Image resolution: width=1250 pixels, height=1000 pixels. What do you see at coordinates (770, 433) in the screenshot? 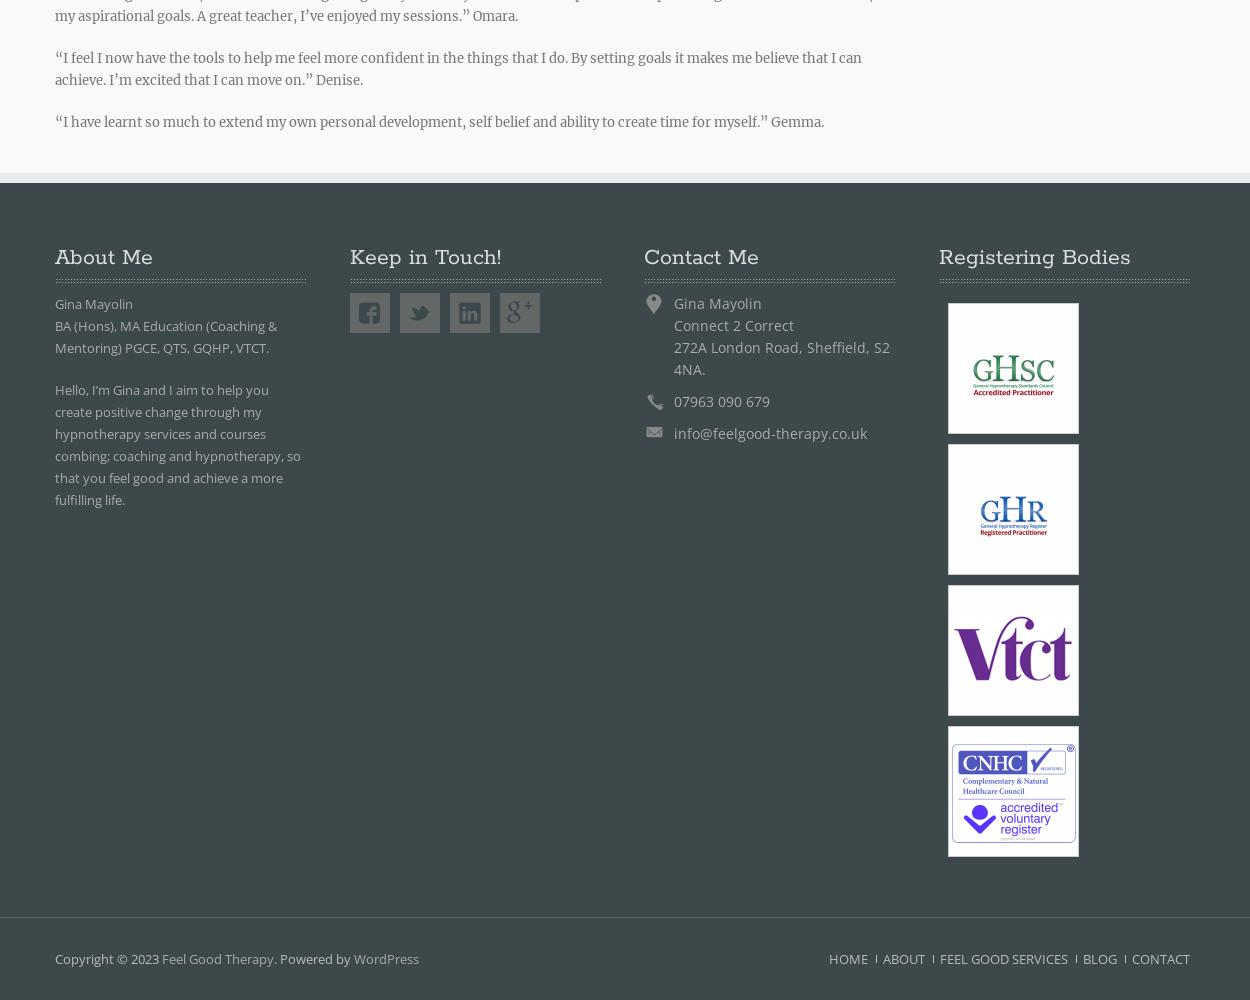
I see `'info@feelgood-therapy.co.uk'` at bounding box center [770, 433].